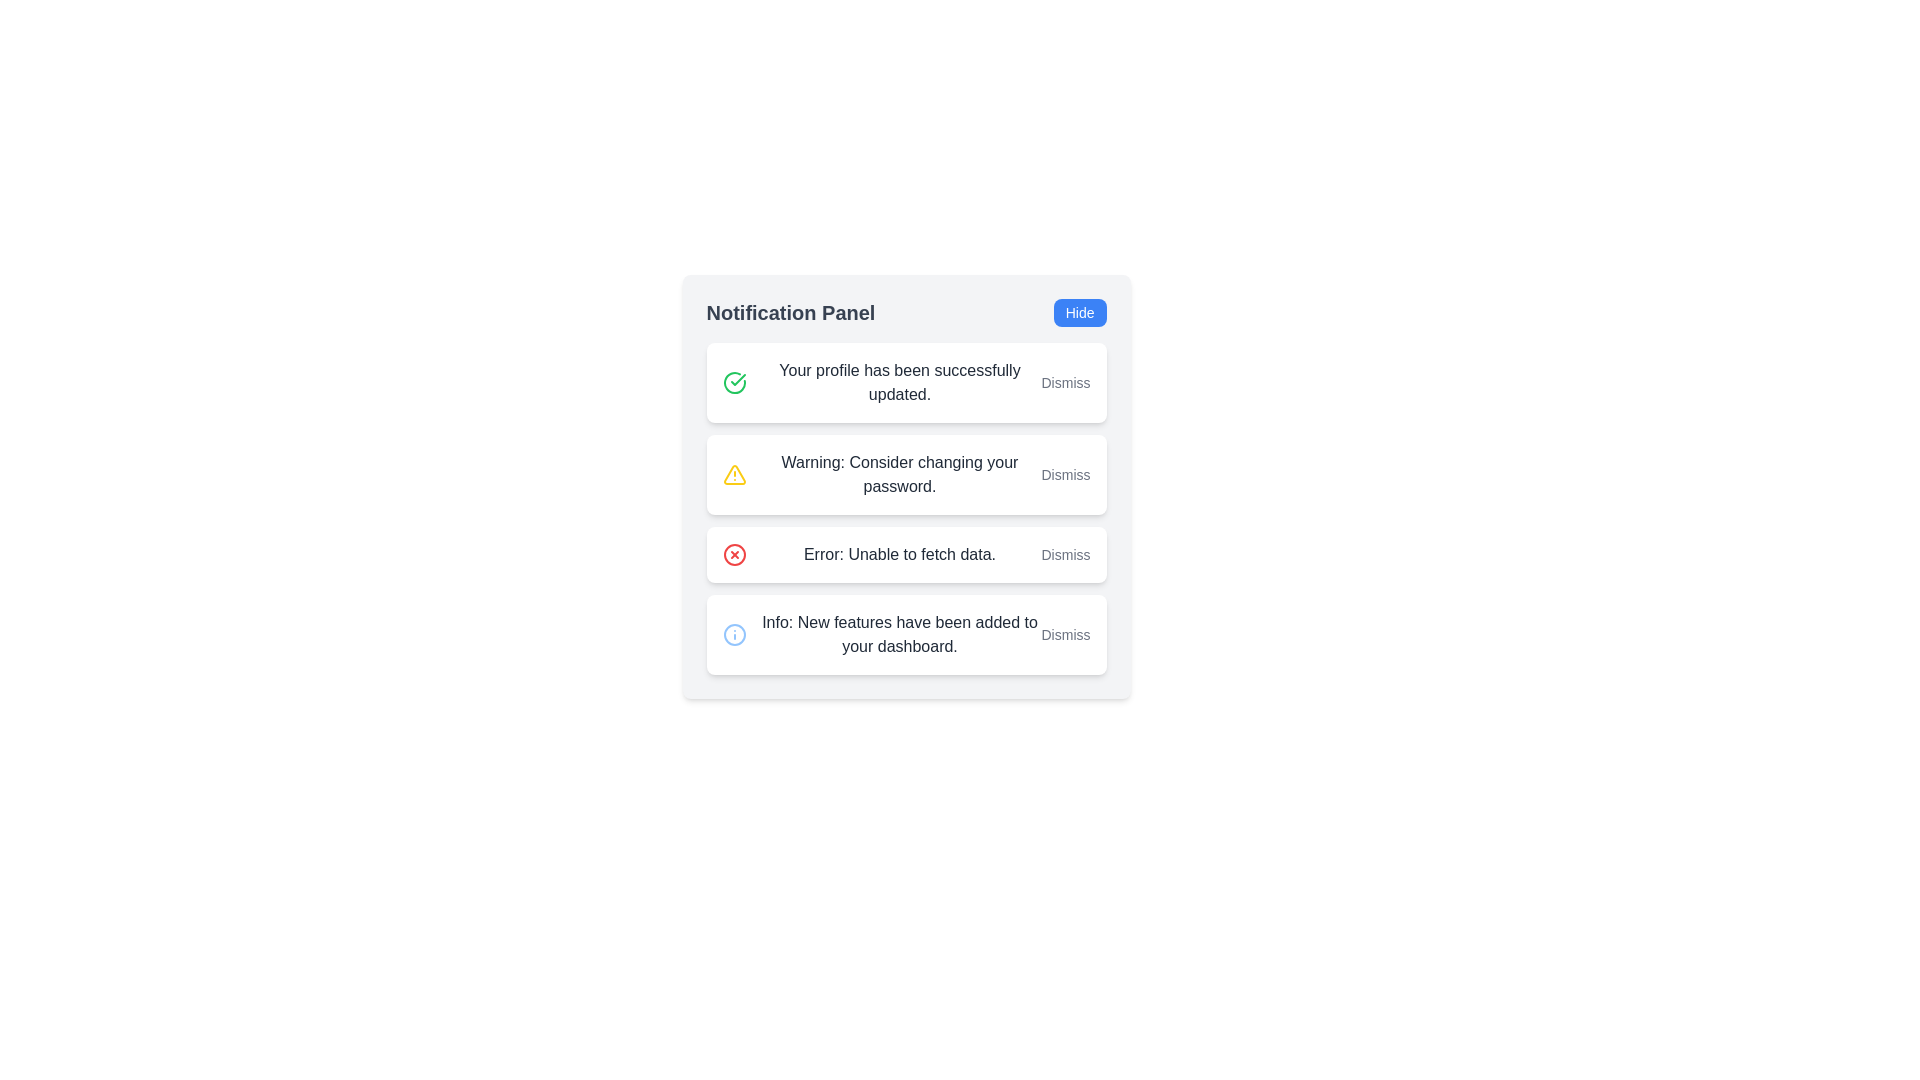 This screenshot has width=1920, height=1080. I want to click on the warning icon located in the second notification card of the Notification Panel, so click(733, 474).